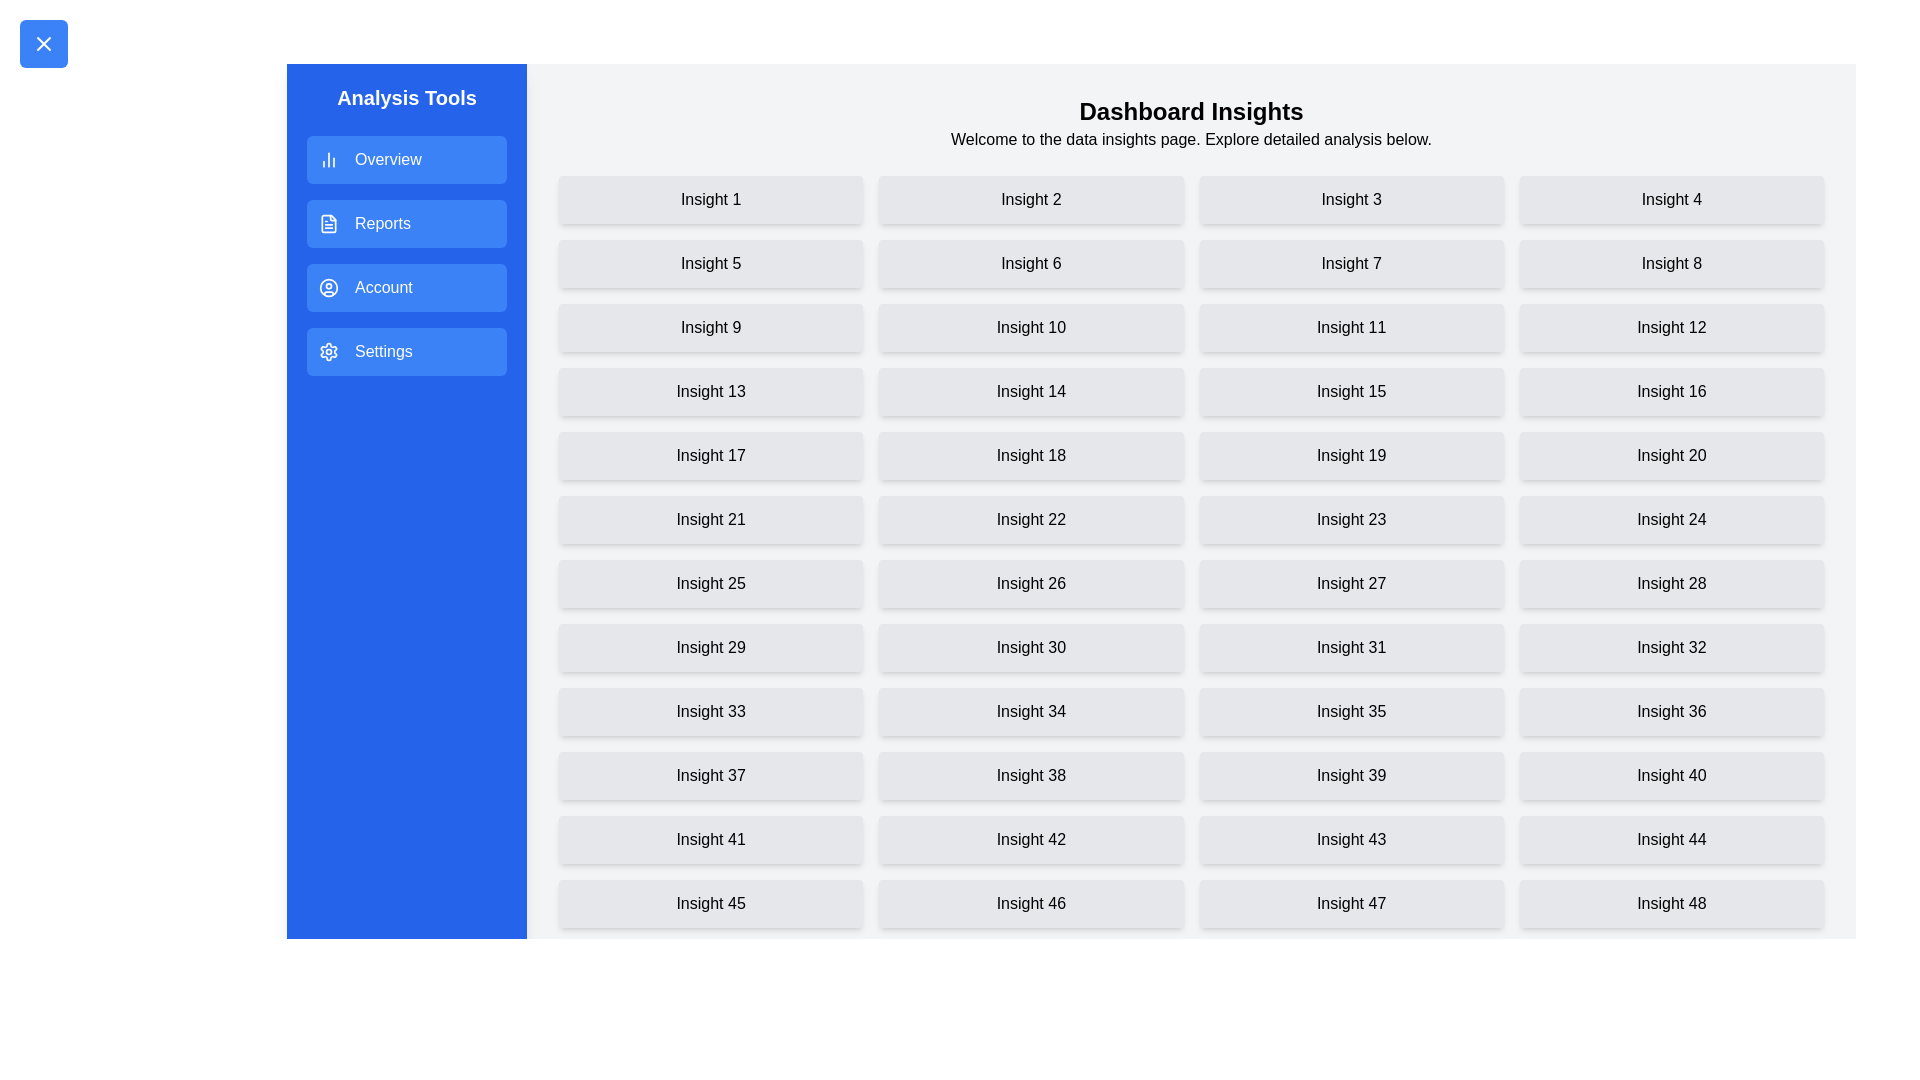 This screenshot has height=1080, width=1920. Describe the element at coordinates (406, 288) in the screenshot. I see `the menu item Account in the drawer` at that location.